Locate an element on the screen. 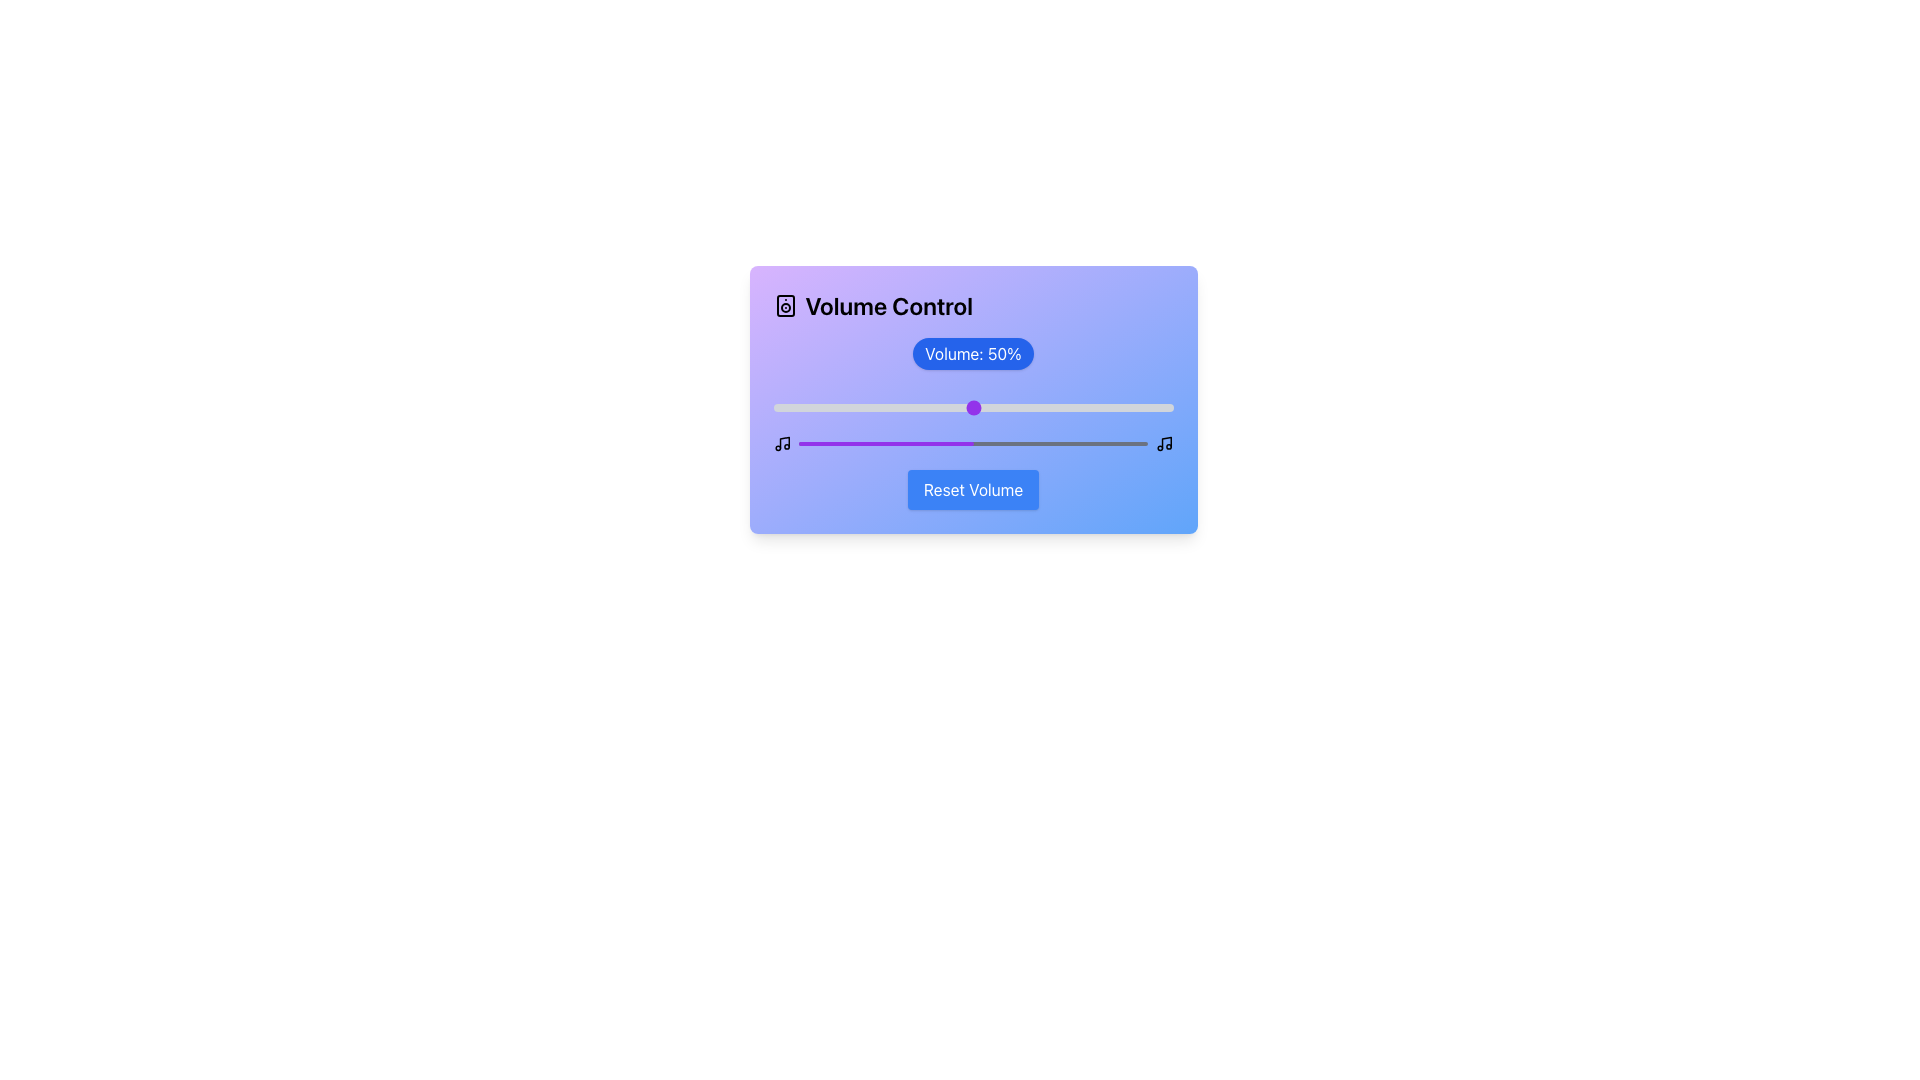  the volume is located at coordinates (902, 442).